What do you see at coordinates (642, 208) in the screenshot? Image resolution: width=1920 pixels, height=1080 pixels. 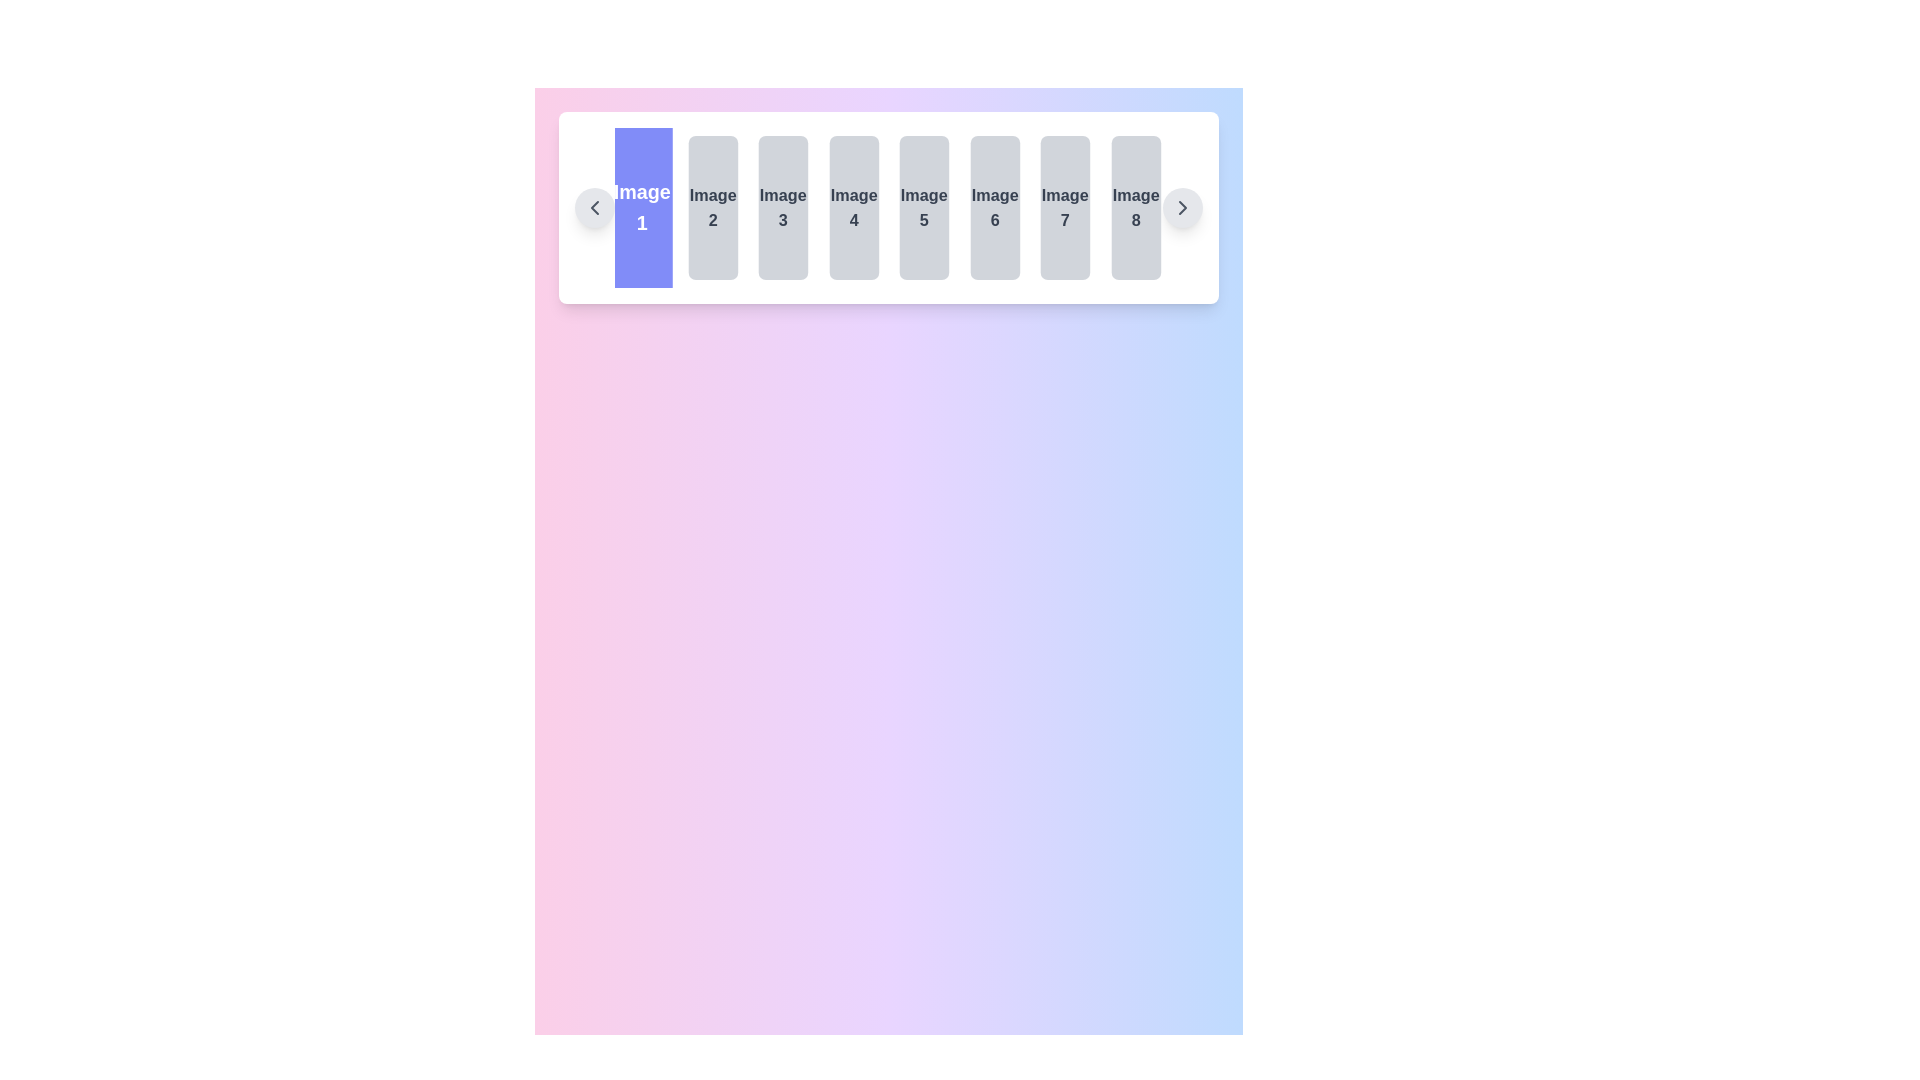 I see `the first card in the horizontally laid-out row of cards in the carousel` at bounding box center [642, 208].